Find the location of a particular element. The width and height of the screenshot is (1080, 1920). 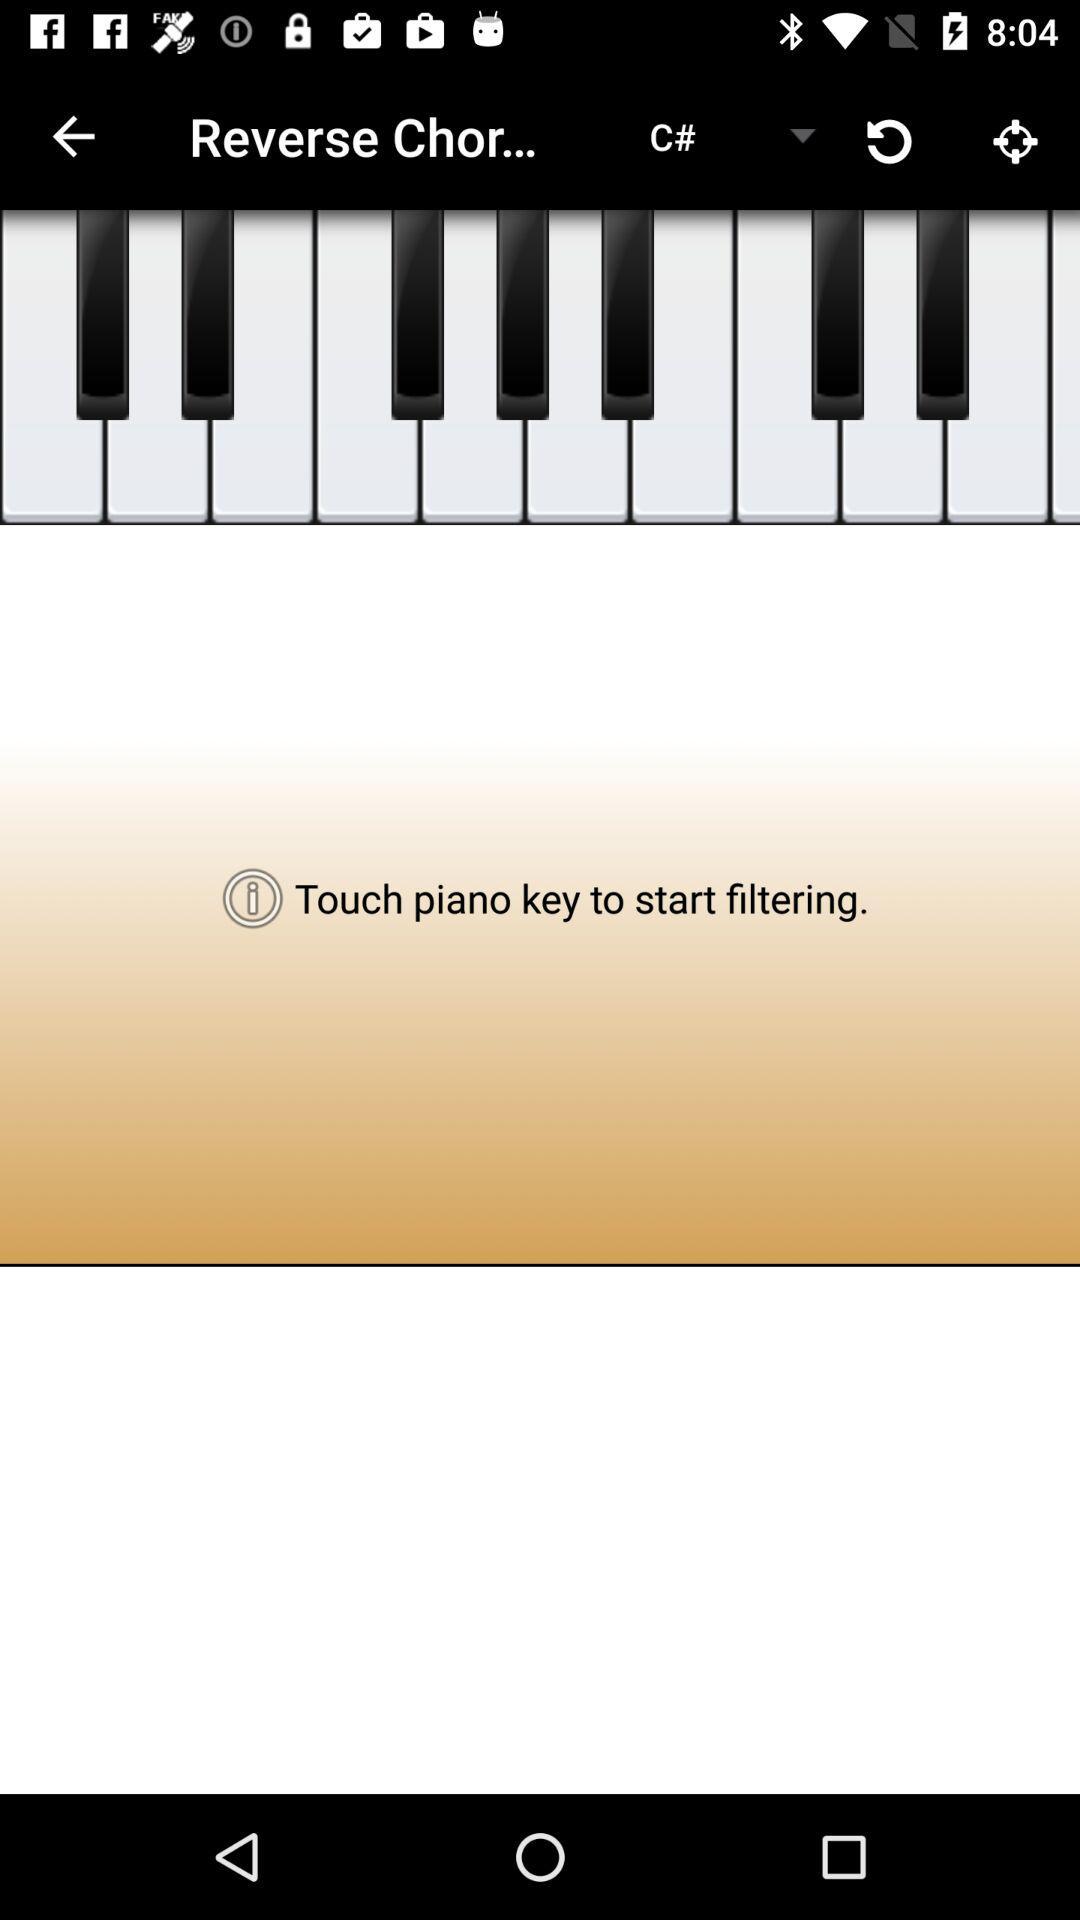

touch to play is located at coordinates (577, 367).